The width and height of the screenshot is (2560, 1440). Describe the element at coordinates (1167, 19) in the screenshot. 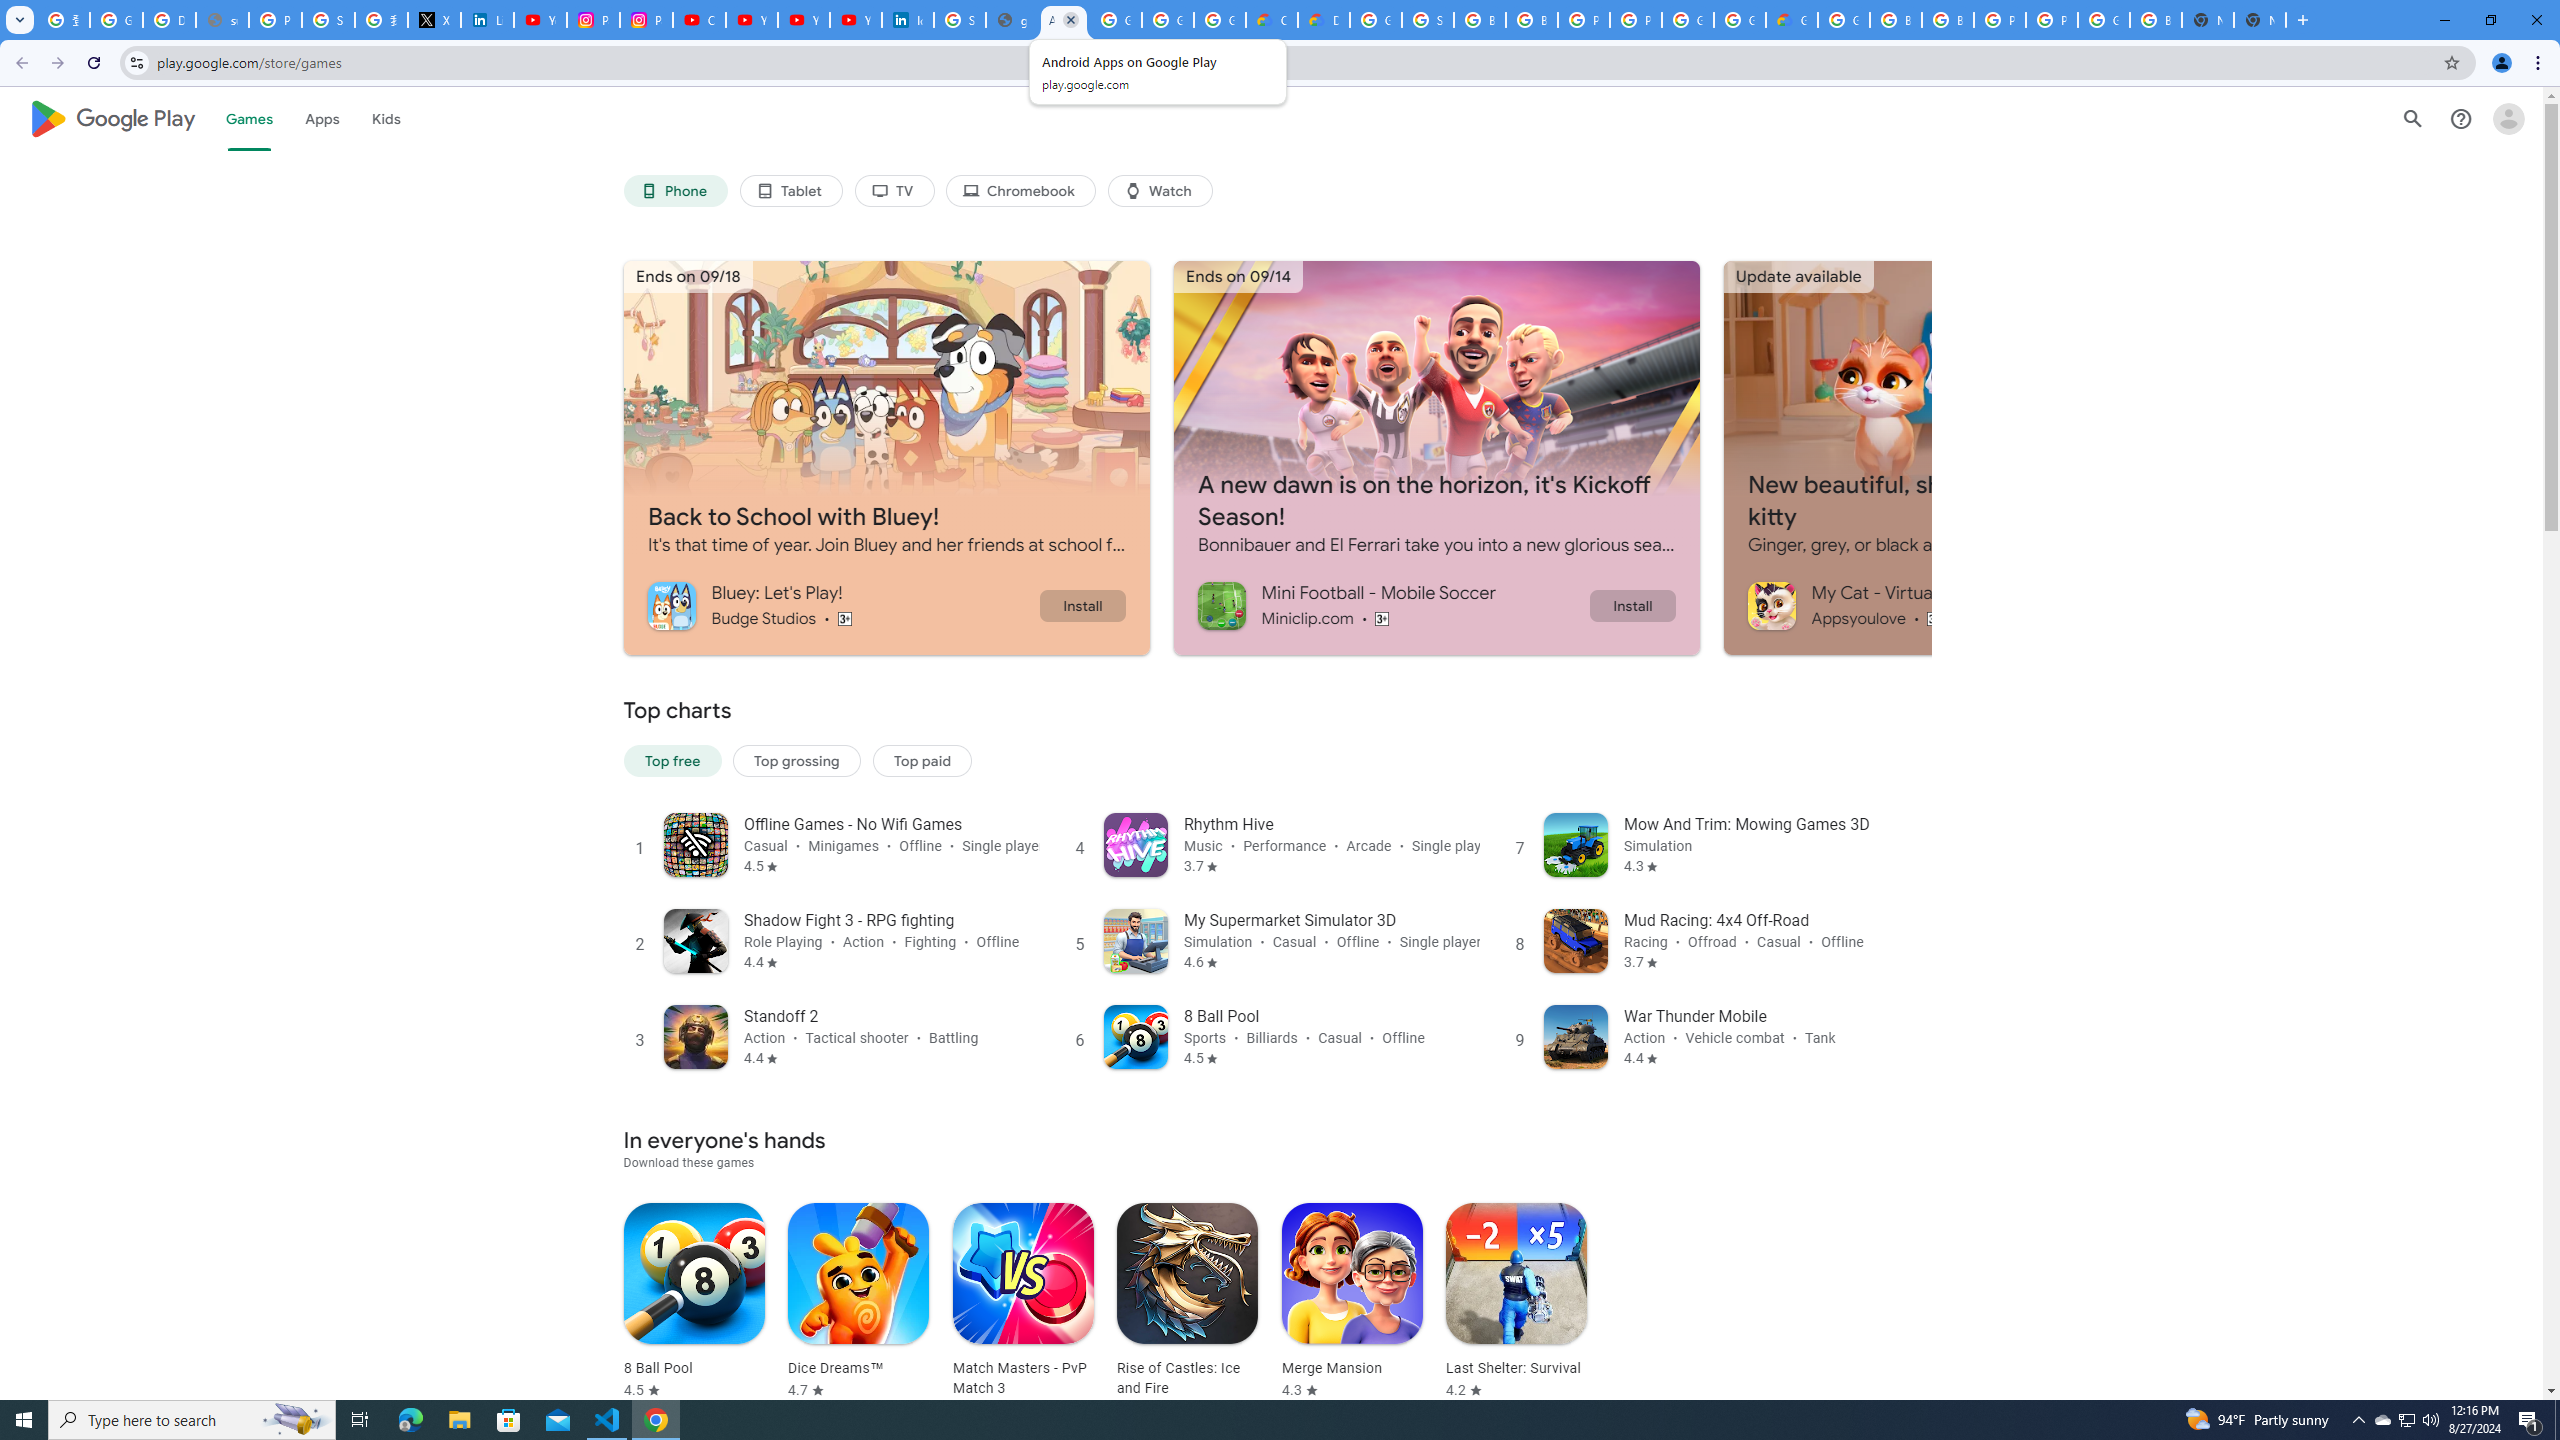

I see `'Google Workspace - Specific Terms'` at that location.